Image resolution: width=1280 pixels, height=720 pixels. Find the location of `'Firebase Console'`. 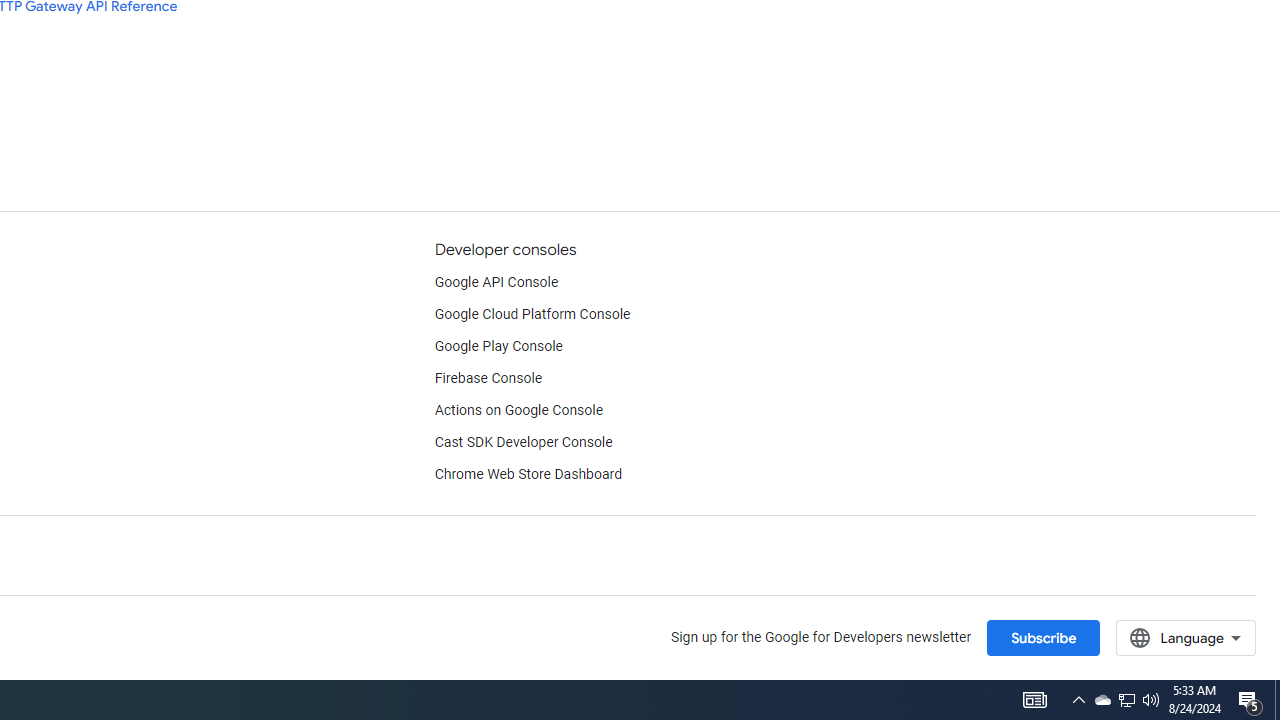

'Firebase Console' is located at coordinates (488, 379).